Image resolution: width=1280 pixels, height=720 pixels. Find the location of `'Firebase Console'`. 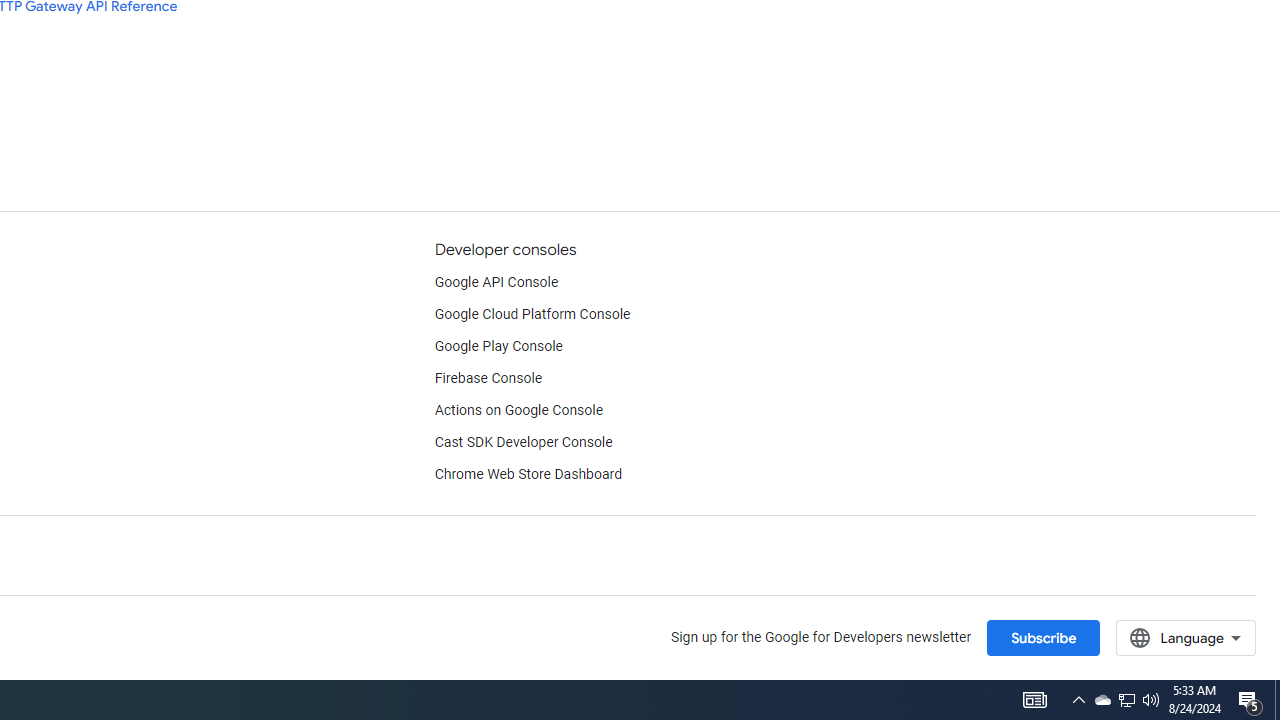

'Firebase Console' is located at coordinates (488, 379).